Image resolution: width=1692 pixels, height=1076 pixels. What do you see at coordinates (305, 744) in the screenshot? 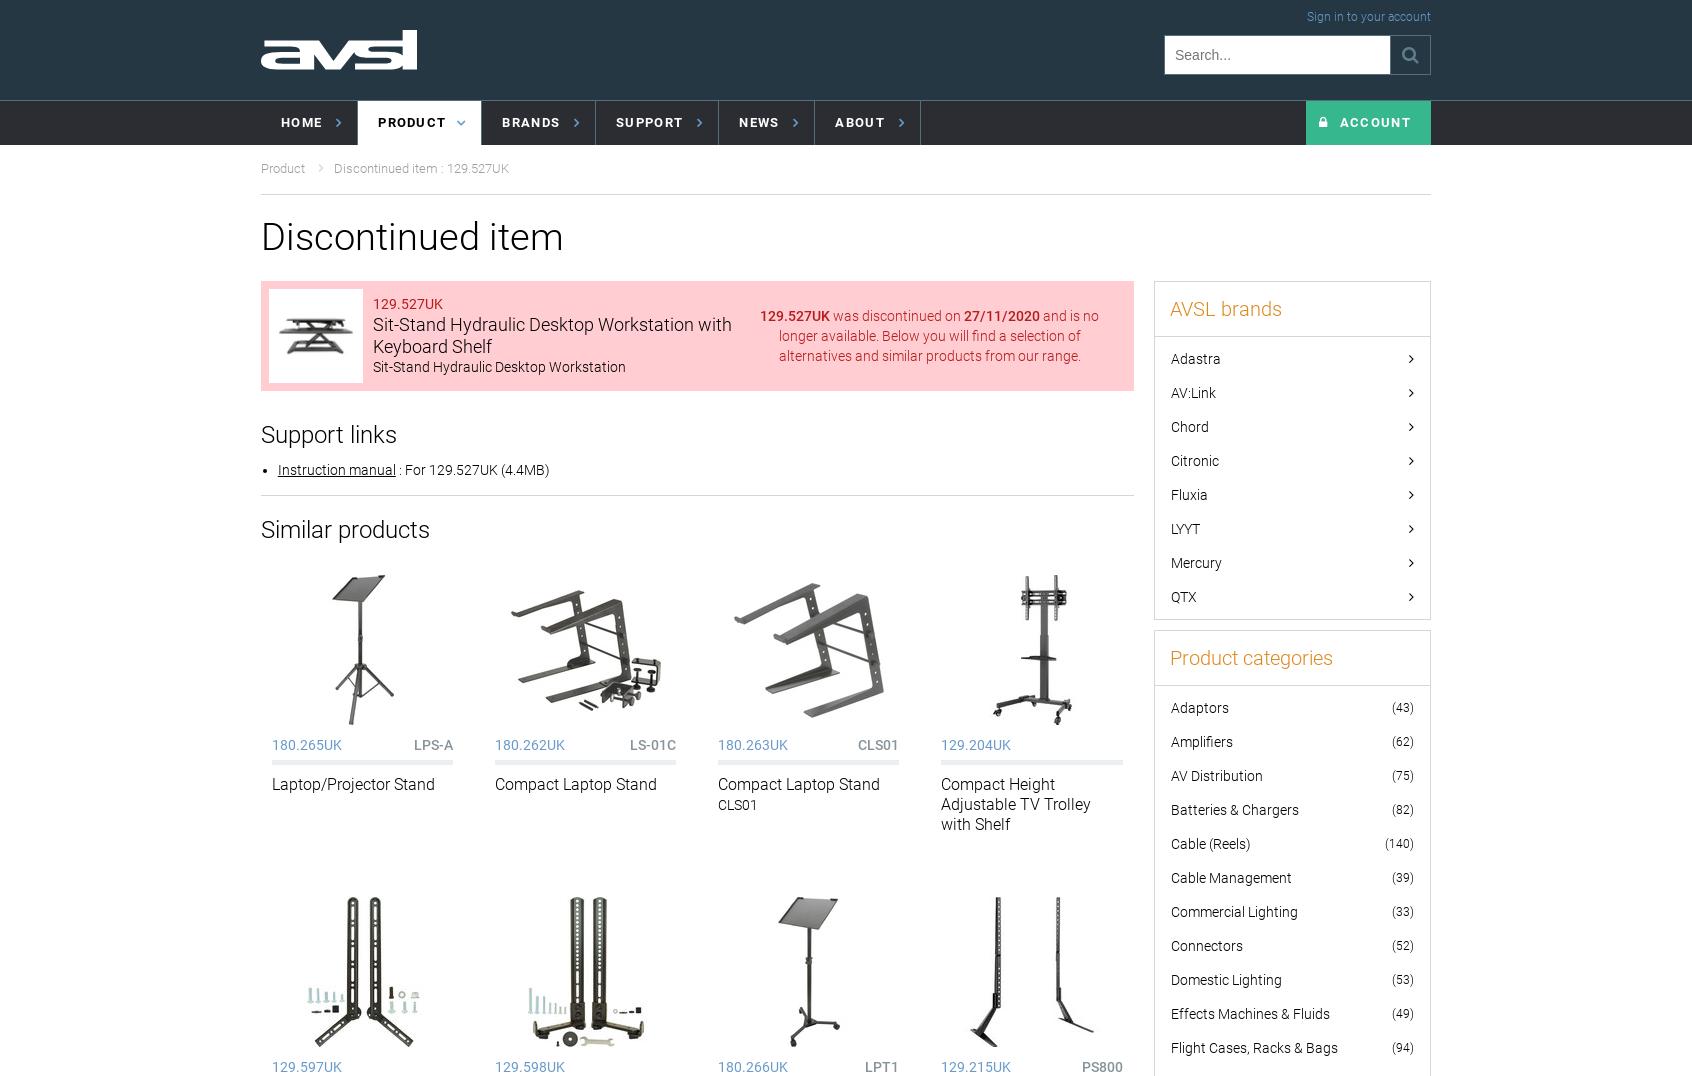
I see `'180.265UK'` at bounding box center [305, 744].